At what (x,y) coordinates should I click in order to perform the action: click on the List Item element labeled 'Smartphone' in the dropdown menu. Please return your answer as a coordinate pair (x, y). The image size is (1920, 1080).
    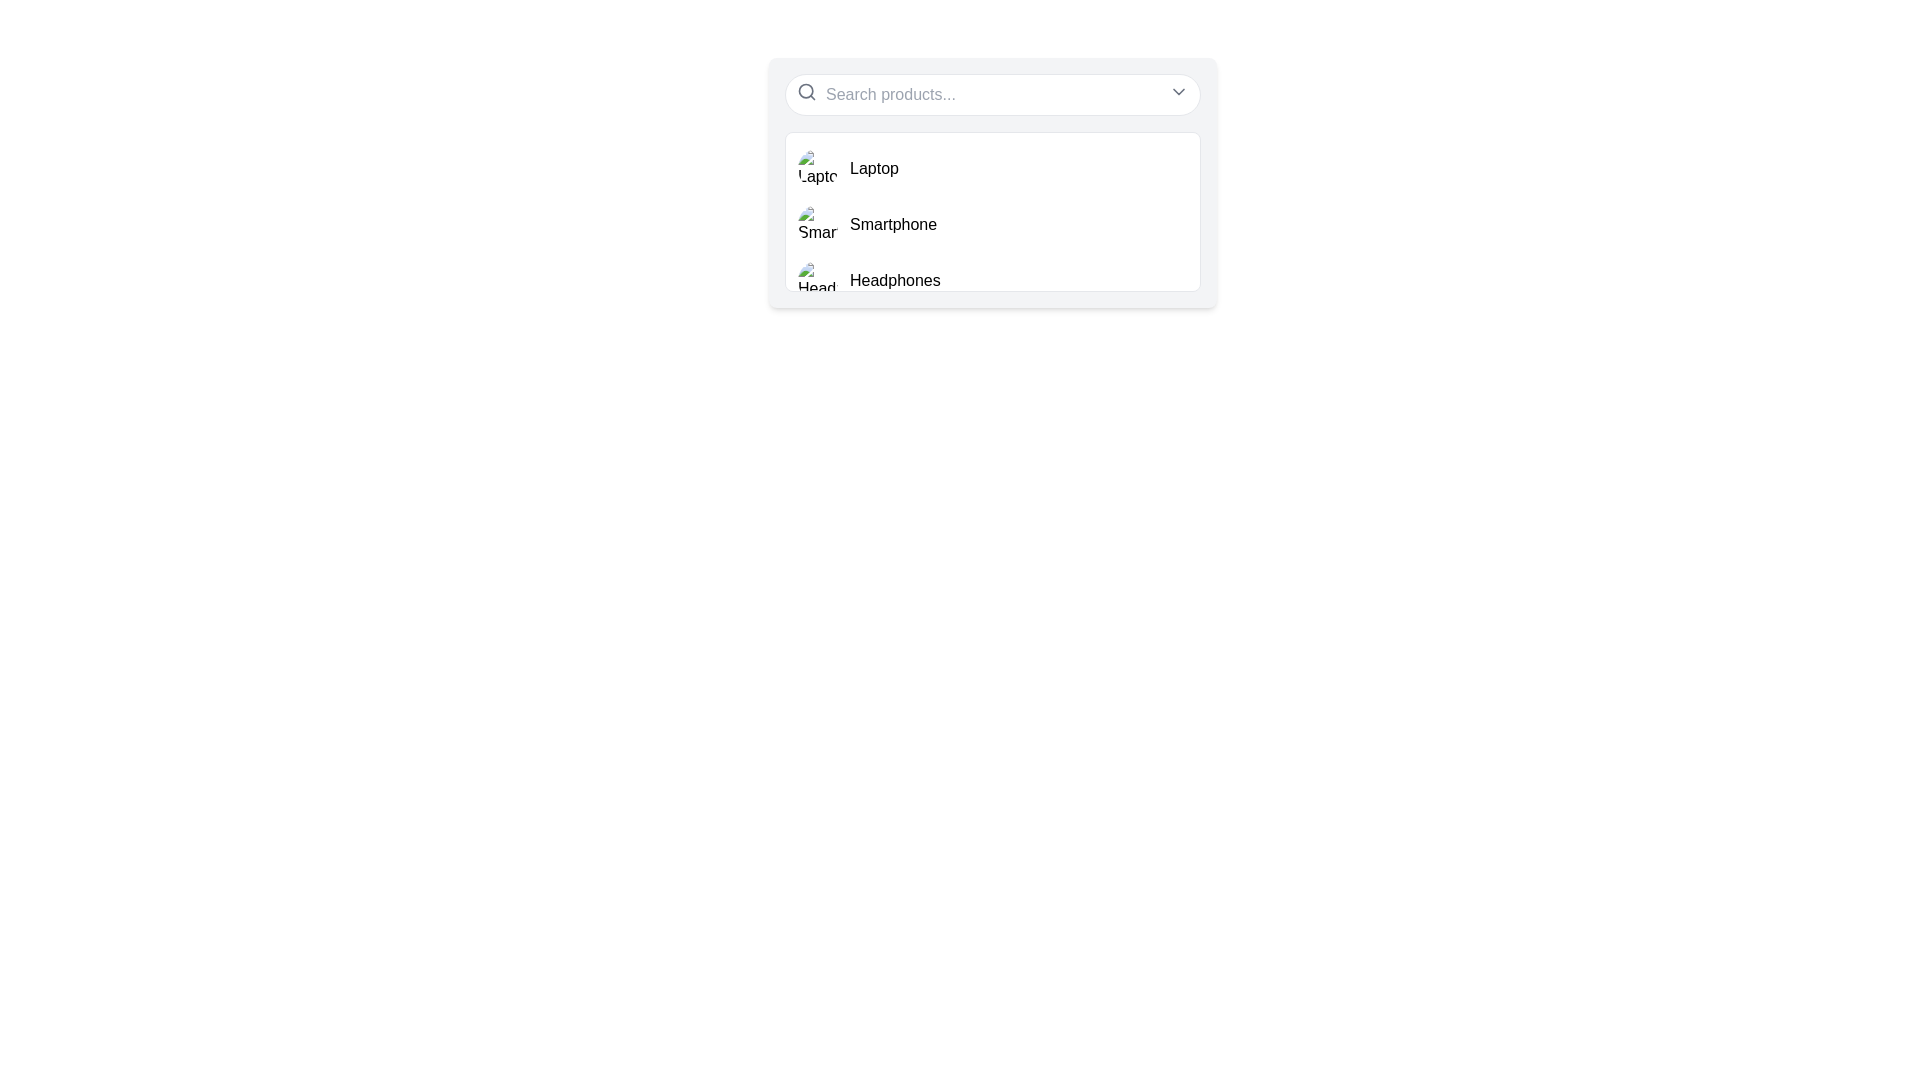
    Looking at the image, I should click on (993, 224).